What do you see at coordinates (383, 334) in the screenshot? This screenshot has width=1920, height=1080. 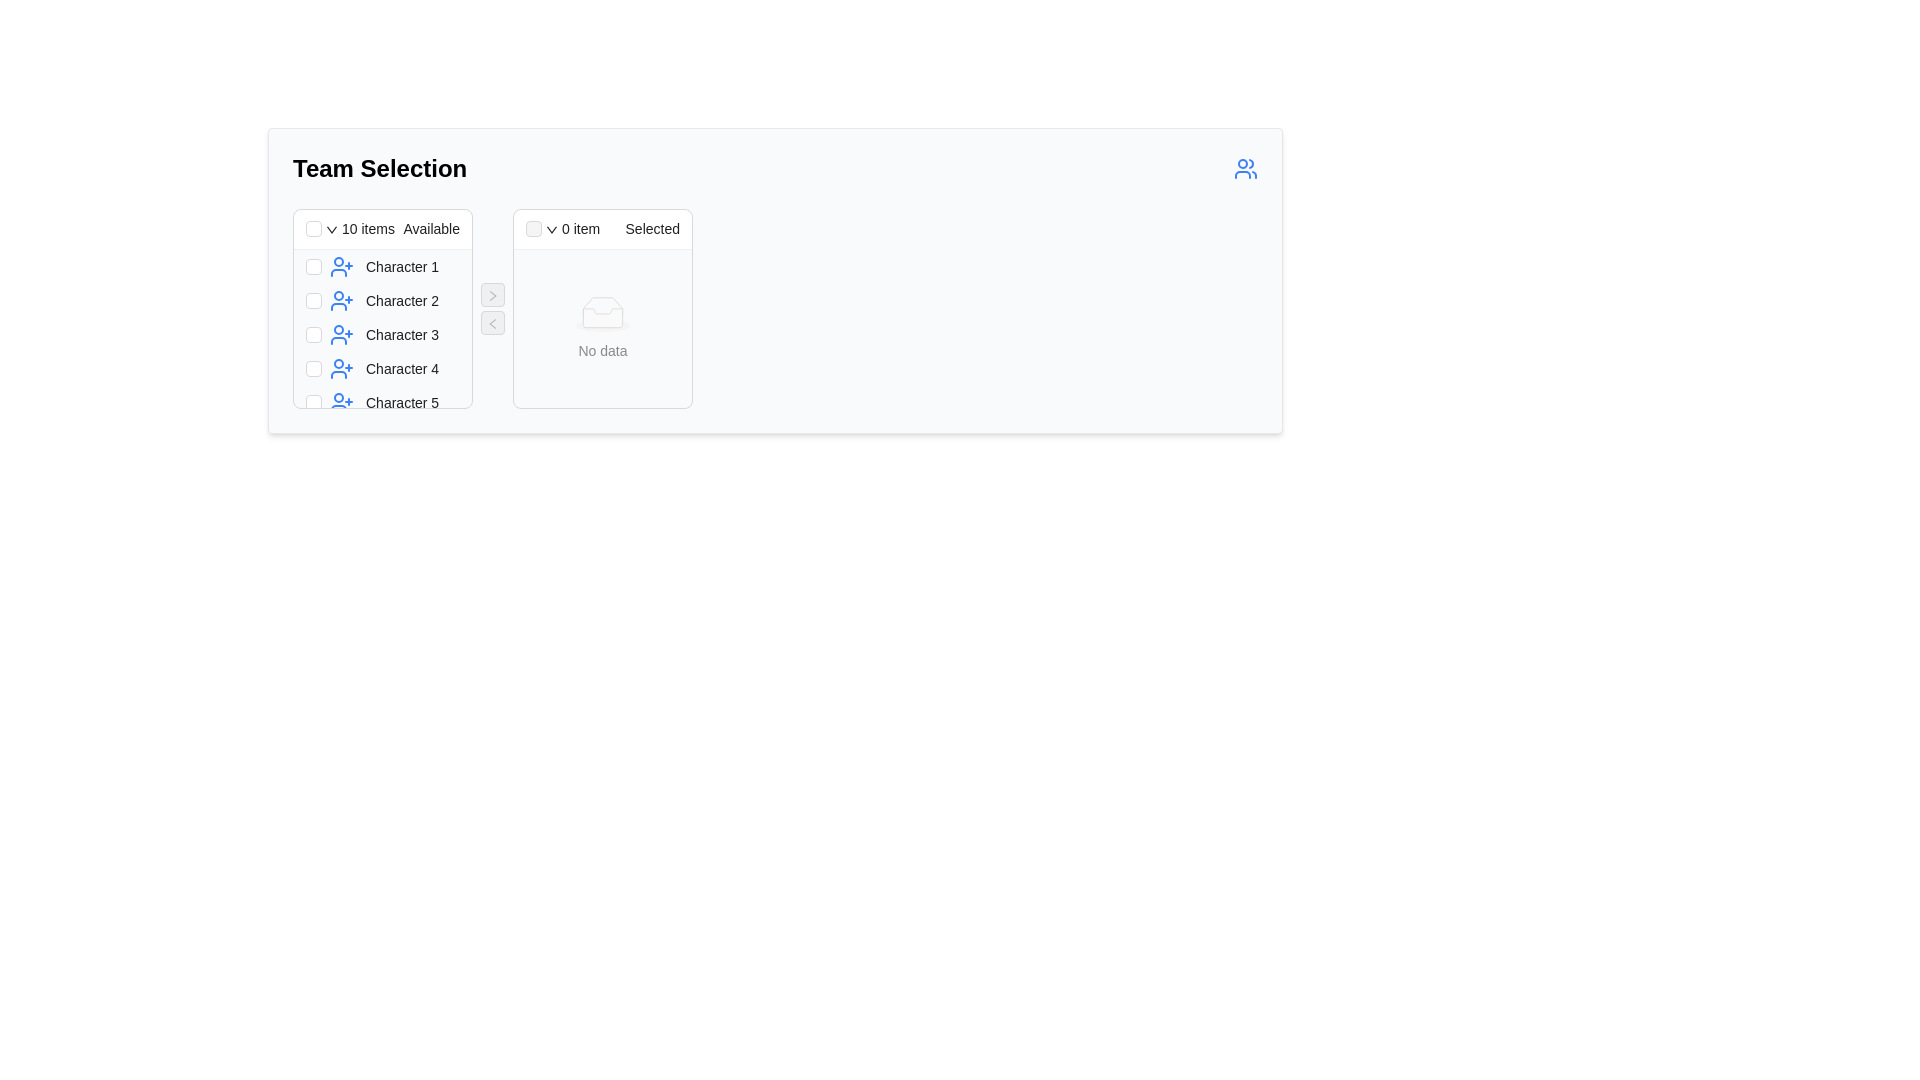 I see `the third selectable list item for 'Character 3' under the 'Available' category` at bounding box center [383, 334].